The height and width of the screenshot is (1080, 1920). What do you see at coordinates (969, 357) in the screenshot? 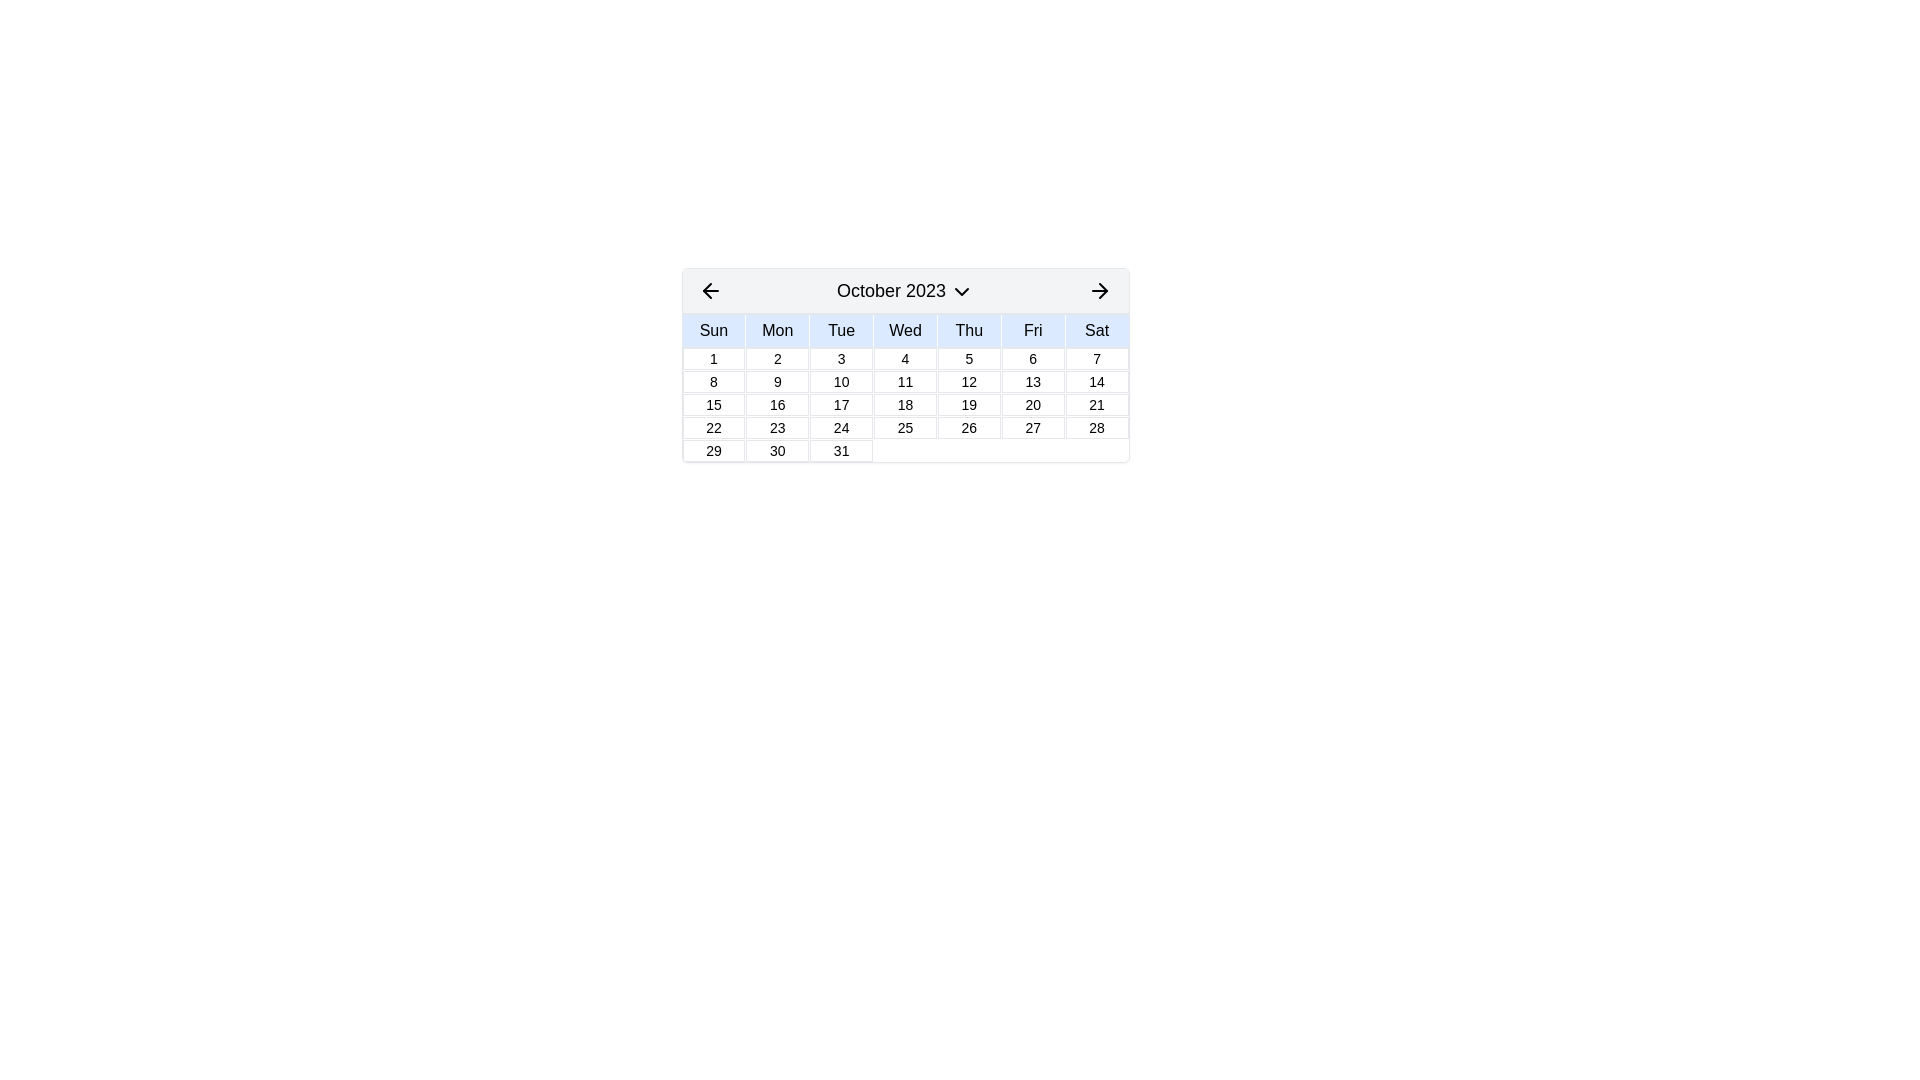
I see `the Calendar Day Cell representing the 5th day of the month, located under the 'Thu' header in the calendar interface` at bounding box center [969, 357].